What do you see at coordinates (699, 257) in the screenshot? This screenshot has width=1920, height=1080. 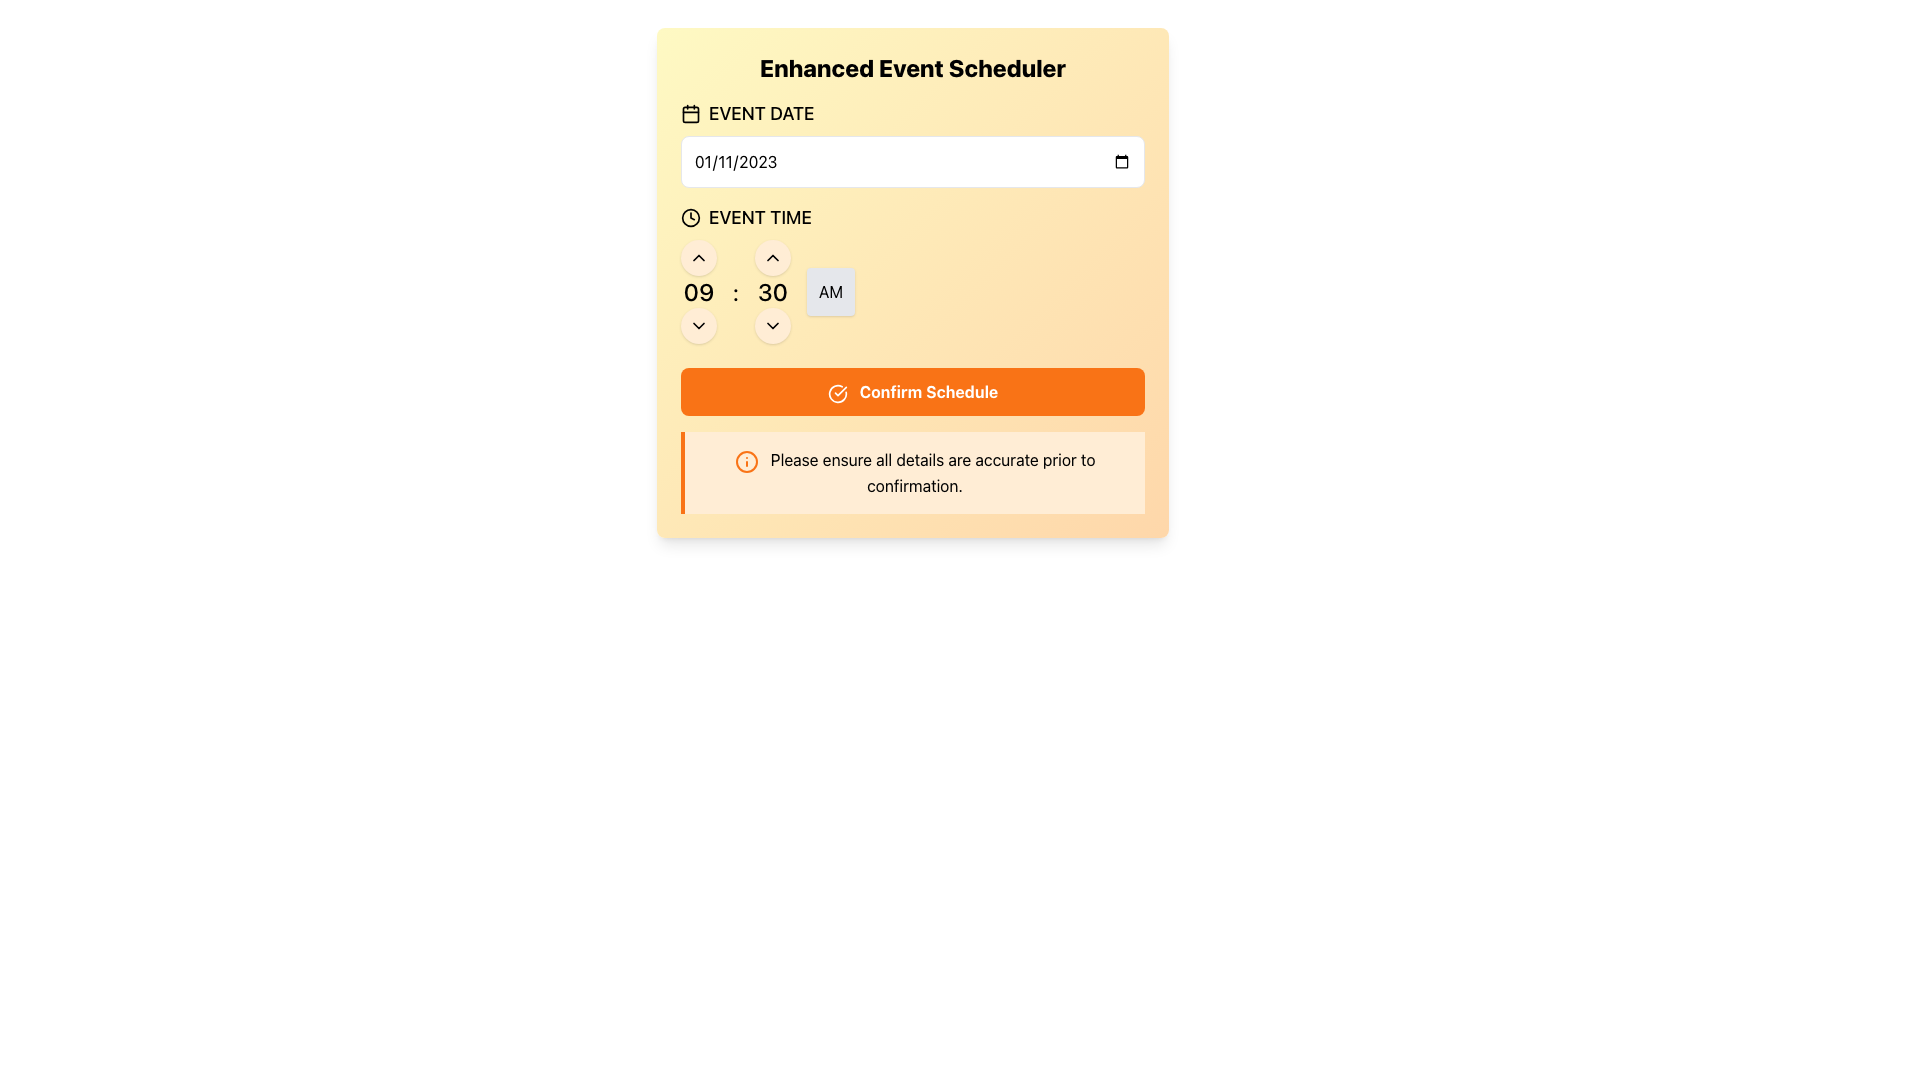 I see `the first circular button in the 'Event Time' section` at bounding box center [699, 257].